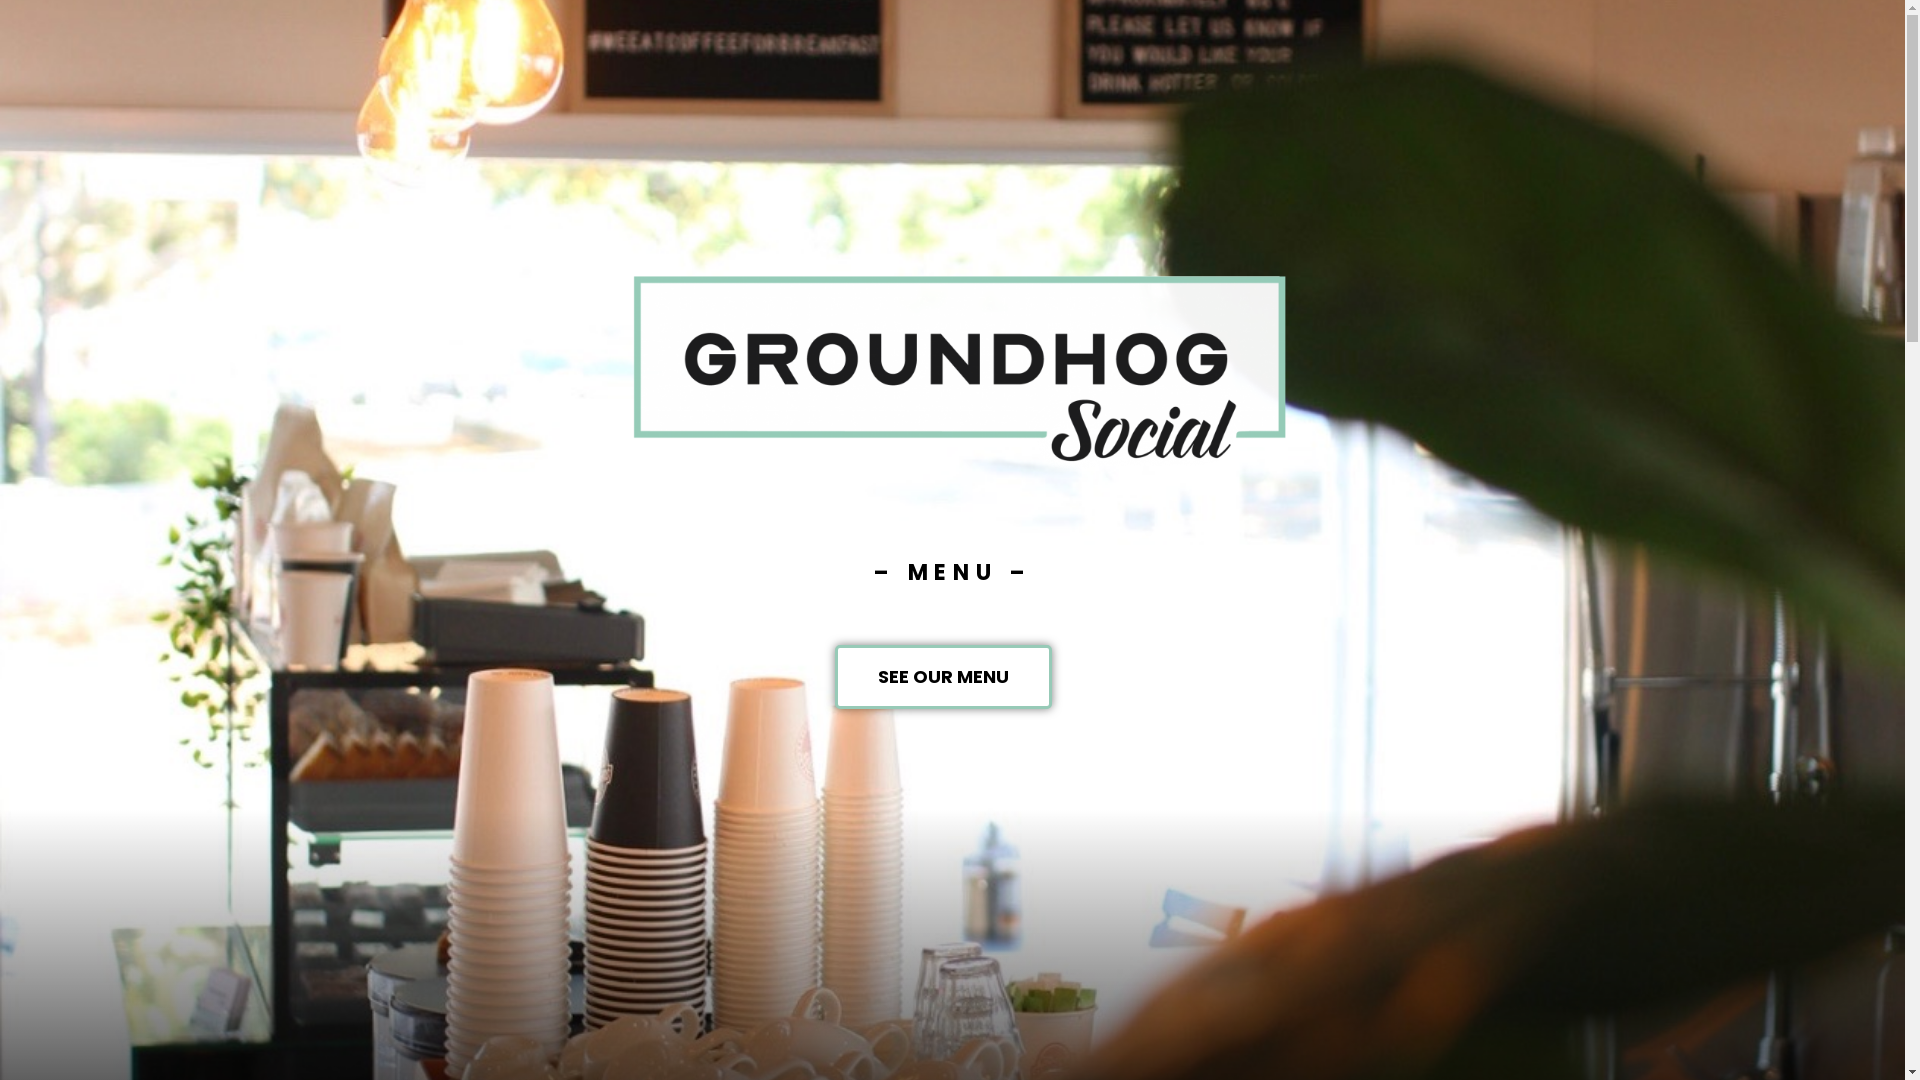  What do you see at coordinates (942, 676) in the screenshot?
I see `'SEE OUR MENU'` at bounding box center [942, 676].